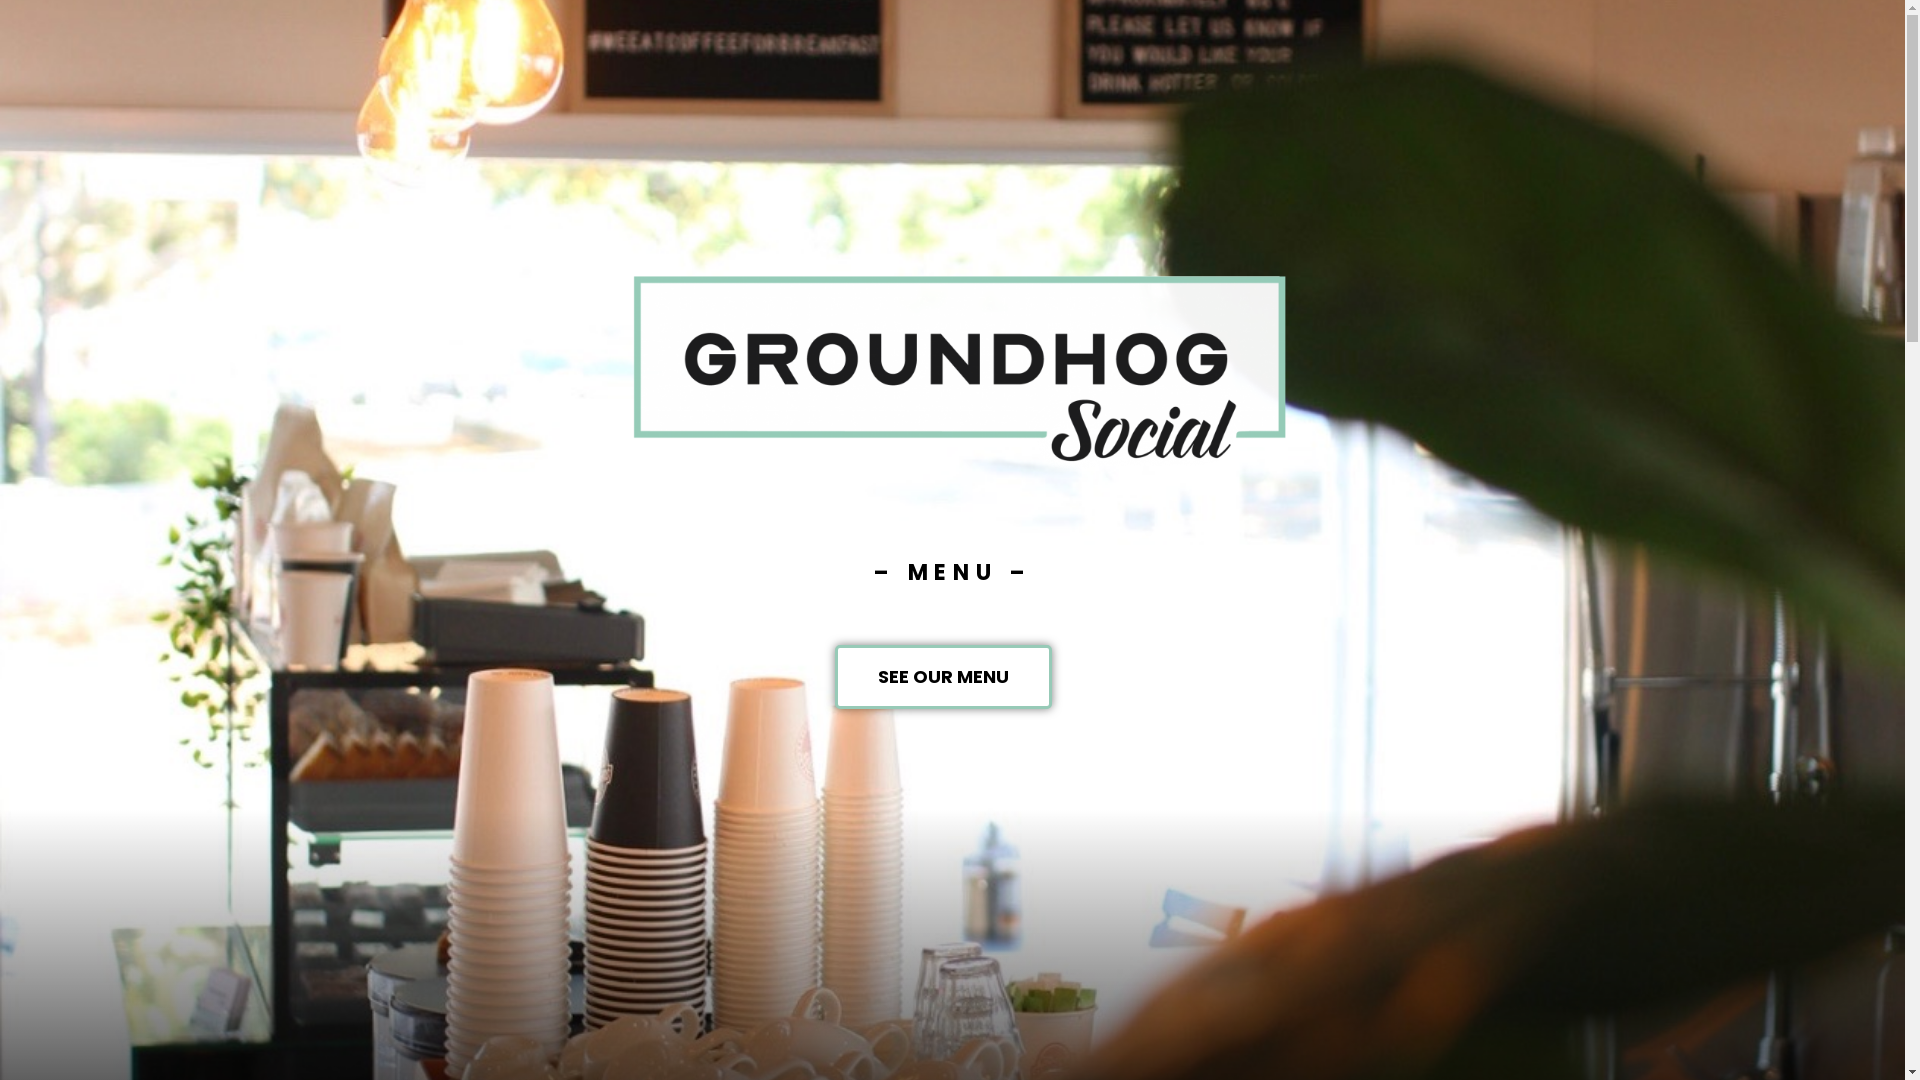  What do you see at coordinates (942, 676) in the screenshot?
I see `'SEE OUR MENU'` at bounding box center [942, 676].